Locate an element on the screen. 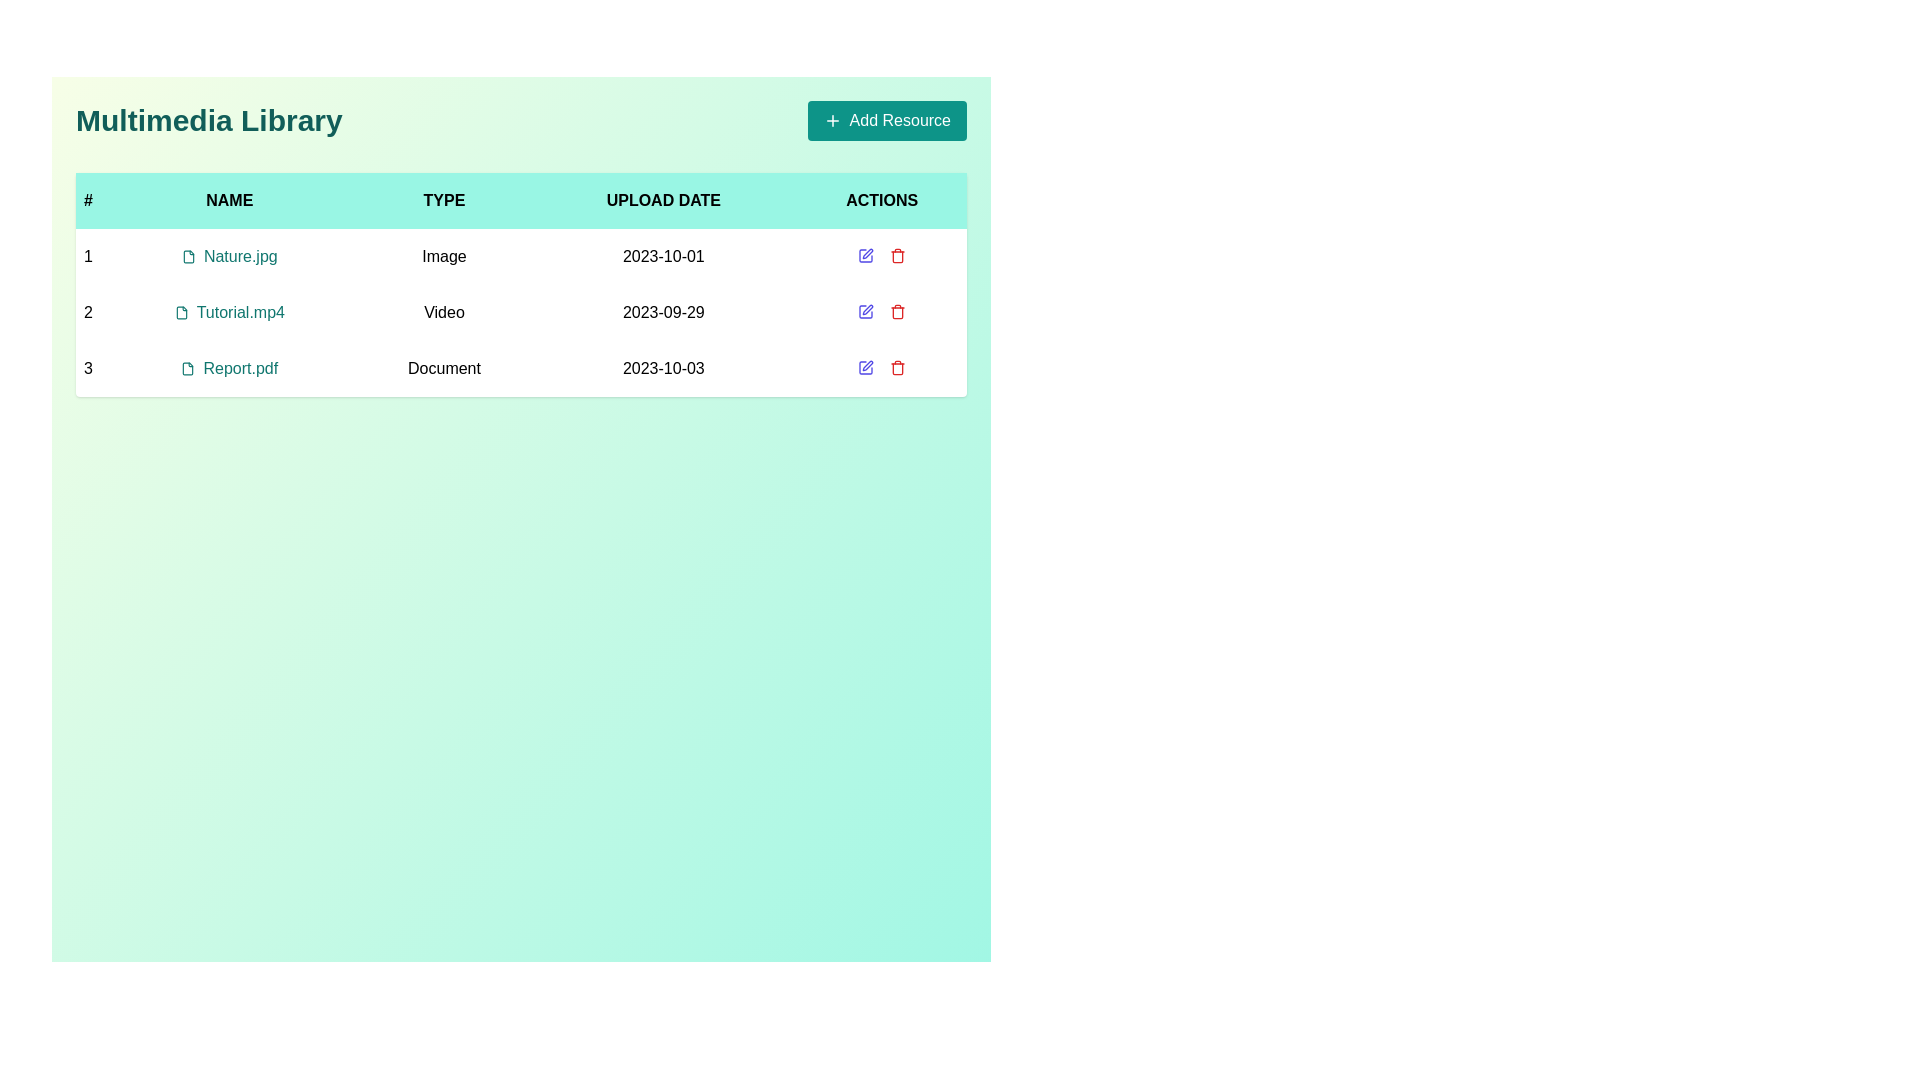  the icon that indicates the 'Tutorial.mp4' file entry in the 'NAME' column of the table, located in the second row is located at coordinates (181, 312).